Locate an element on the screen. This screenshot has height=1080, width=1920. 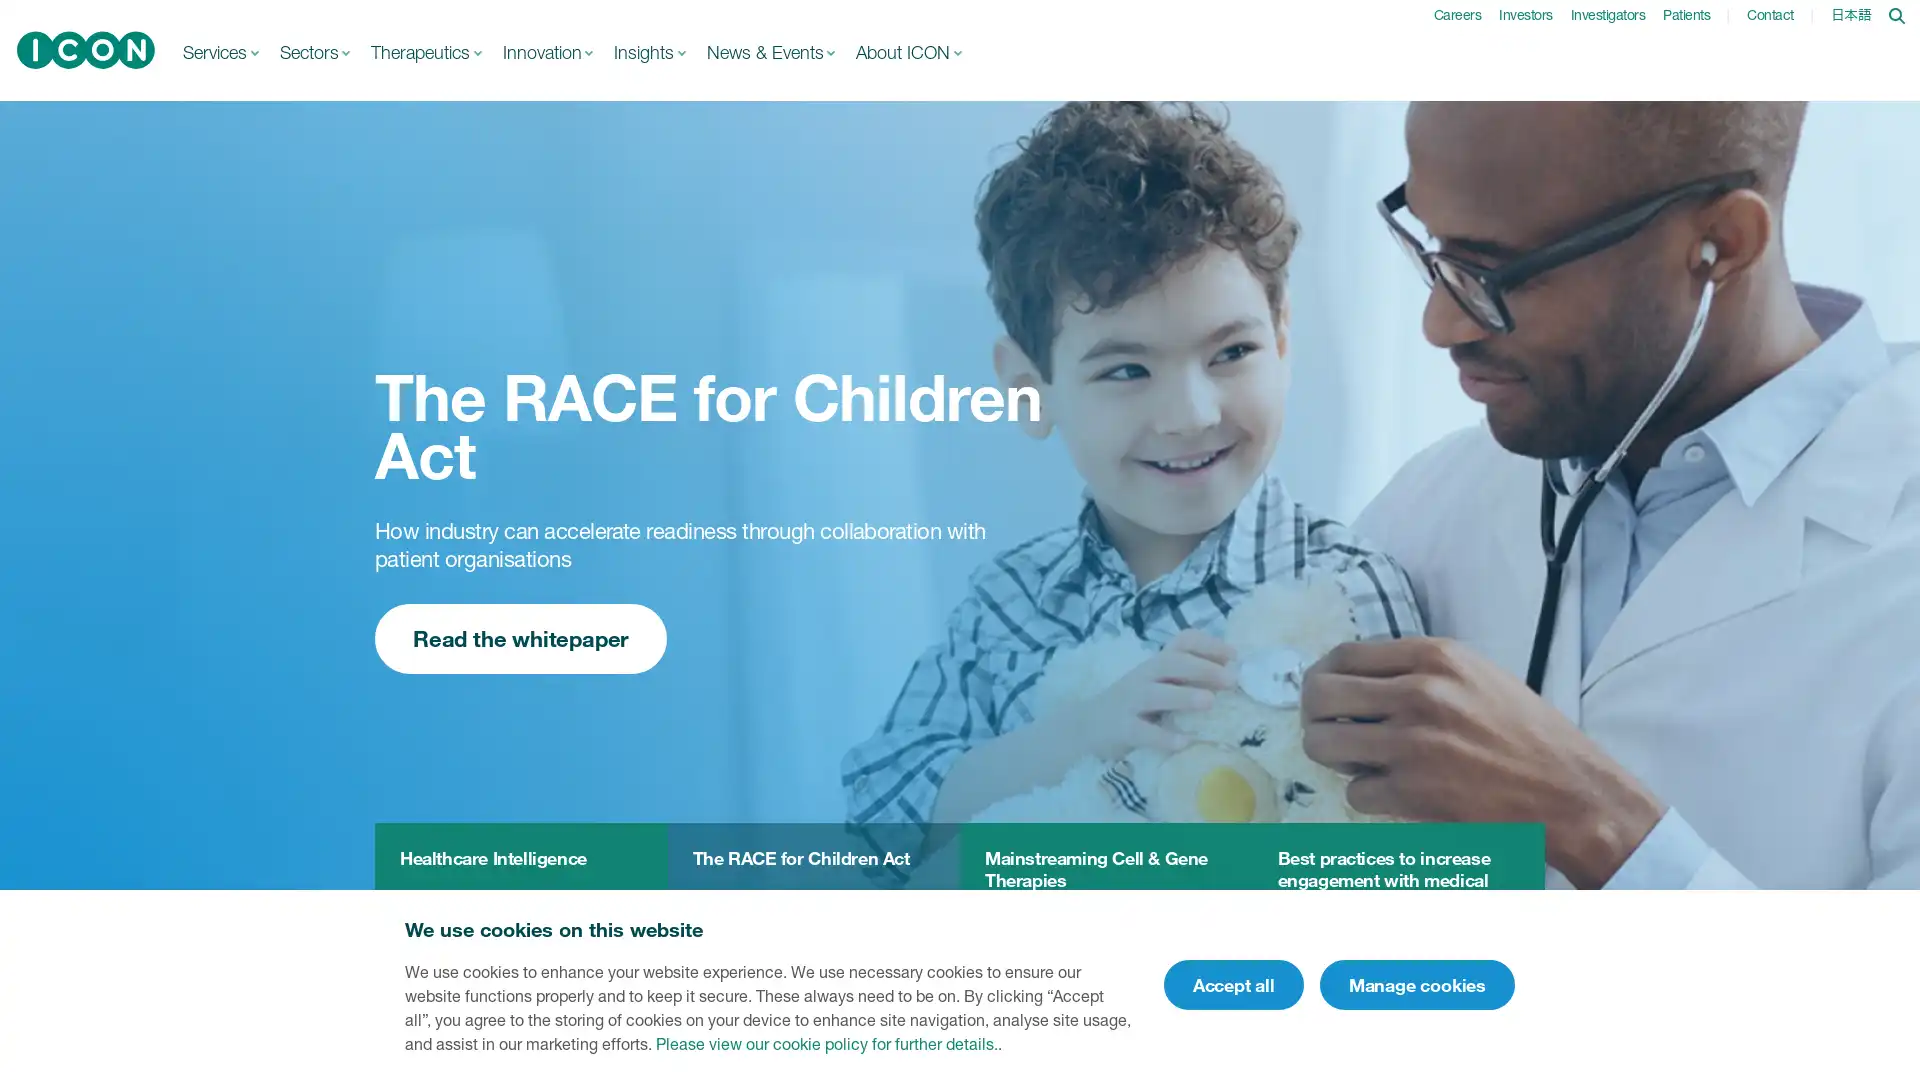
Read the whitepaper is located at coordinates (521, 623).